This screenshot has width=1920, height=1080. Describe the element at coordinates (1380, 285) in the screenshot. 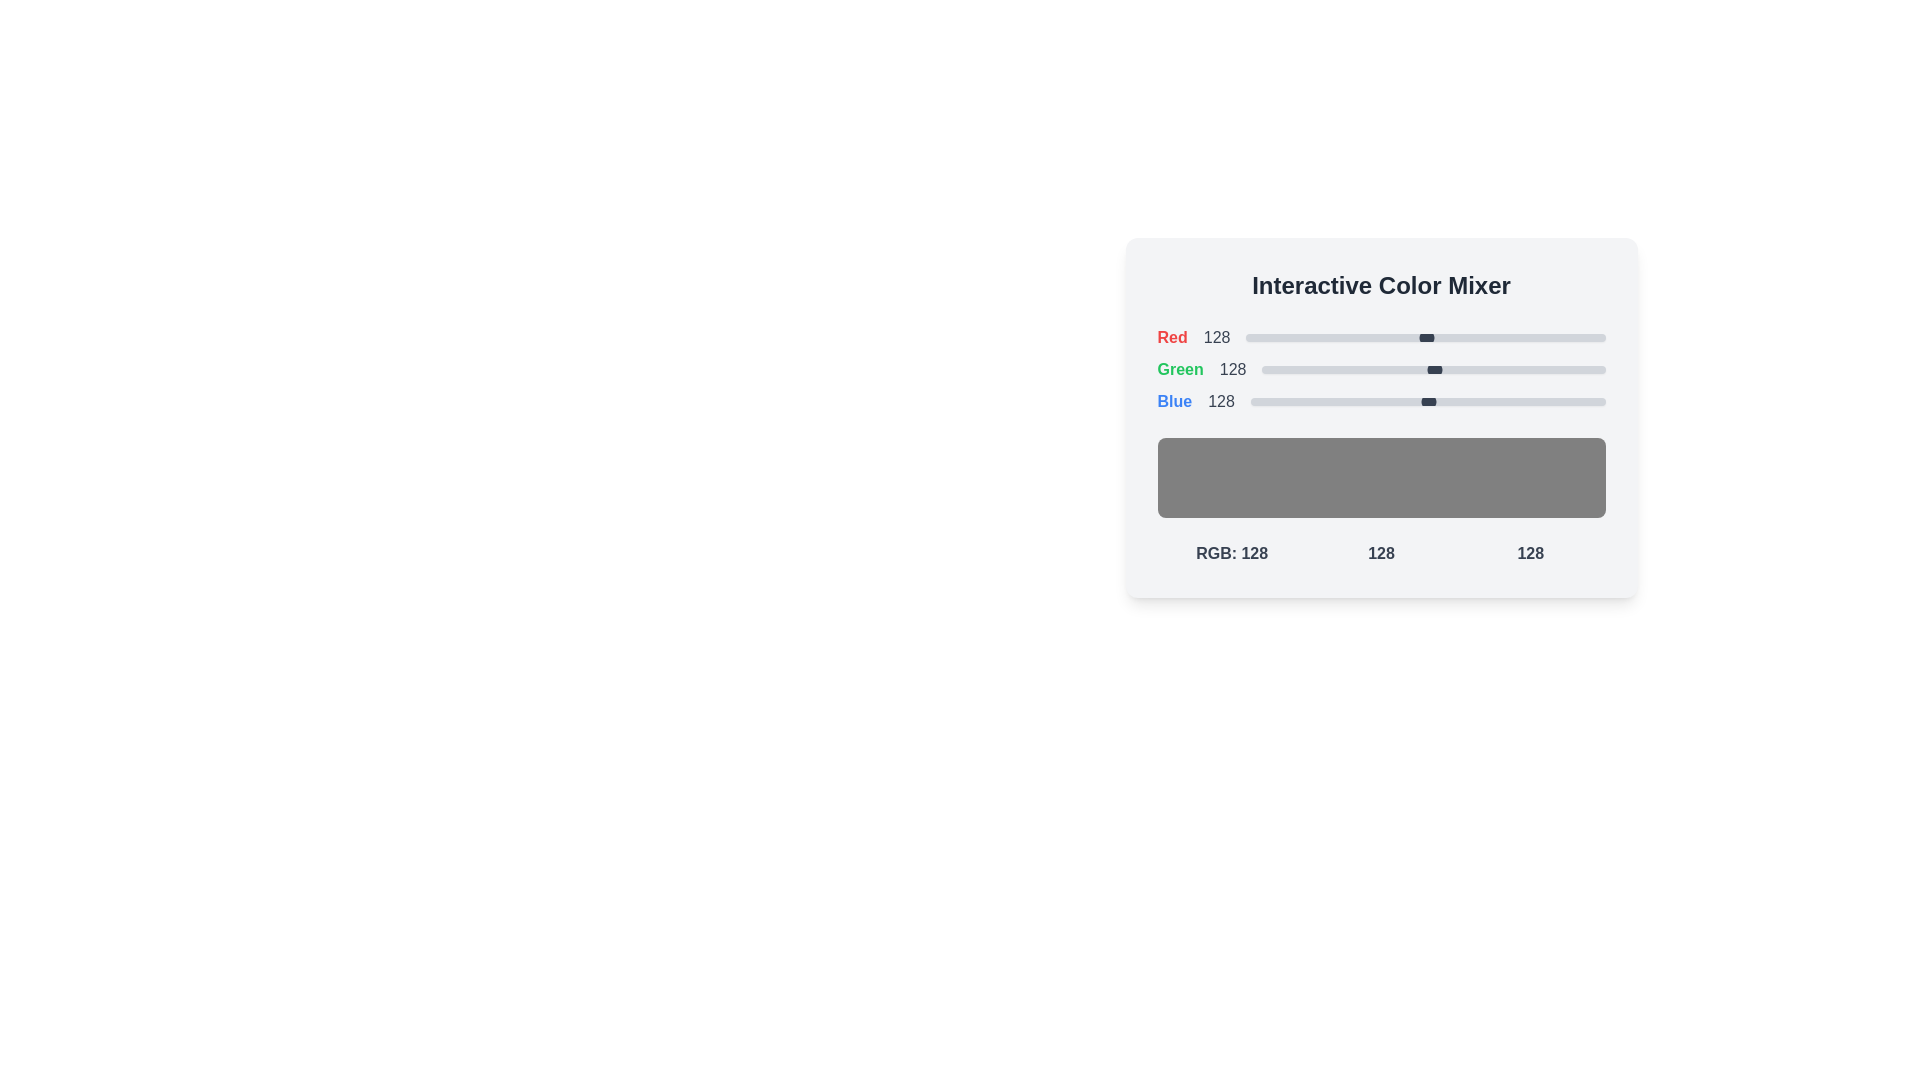

I see `the Text Label that serves as a header or title, located above the RGB sliders and display outputs` at that location.